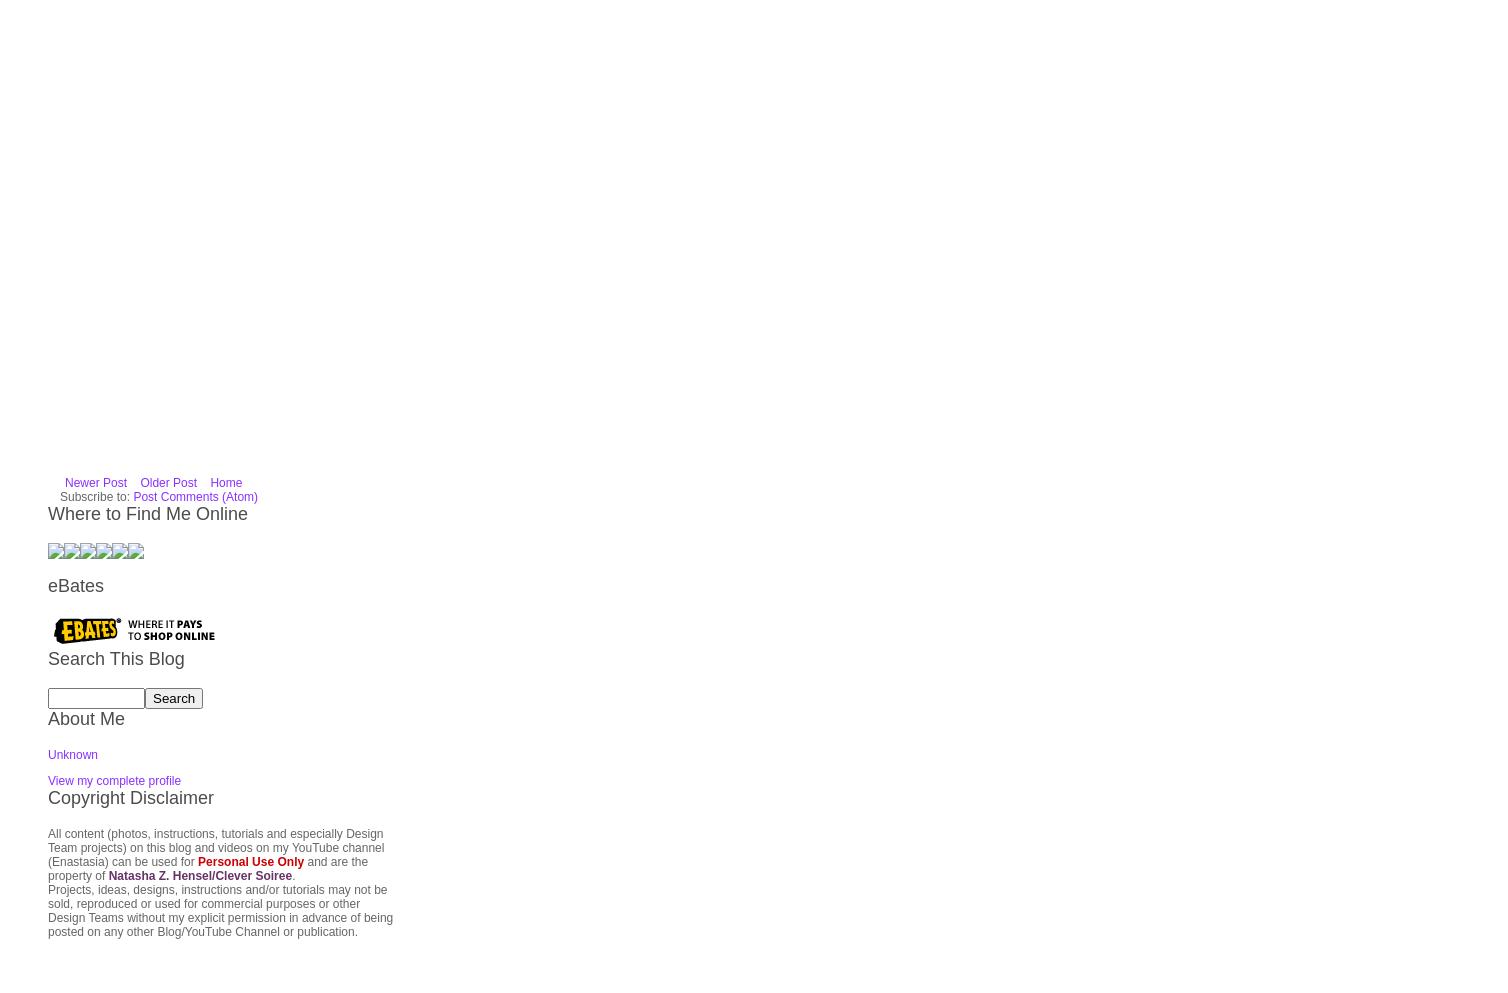  I want to click on '.', so click(290, 636).